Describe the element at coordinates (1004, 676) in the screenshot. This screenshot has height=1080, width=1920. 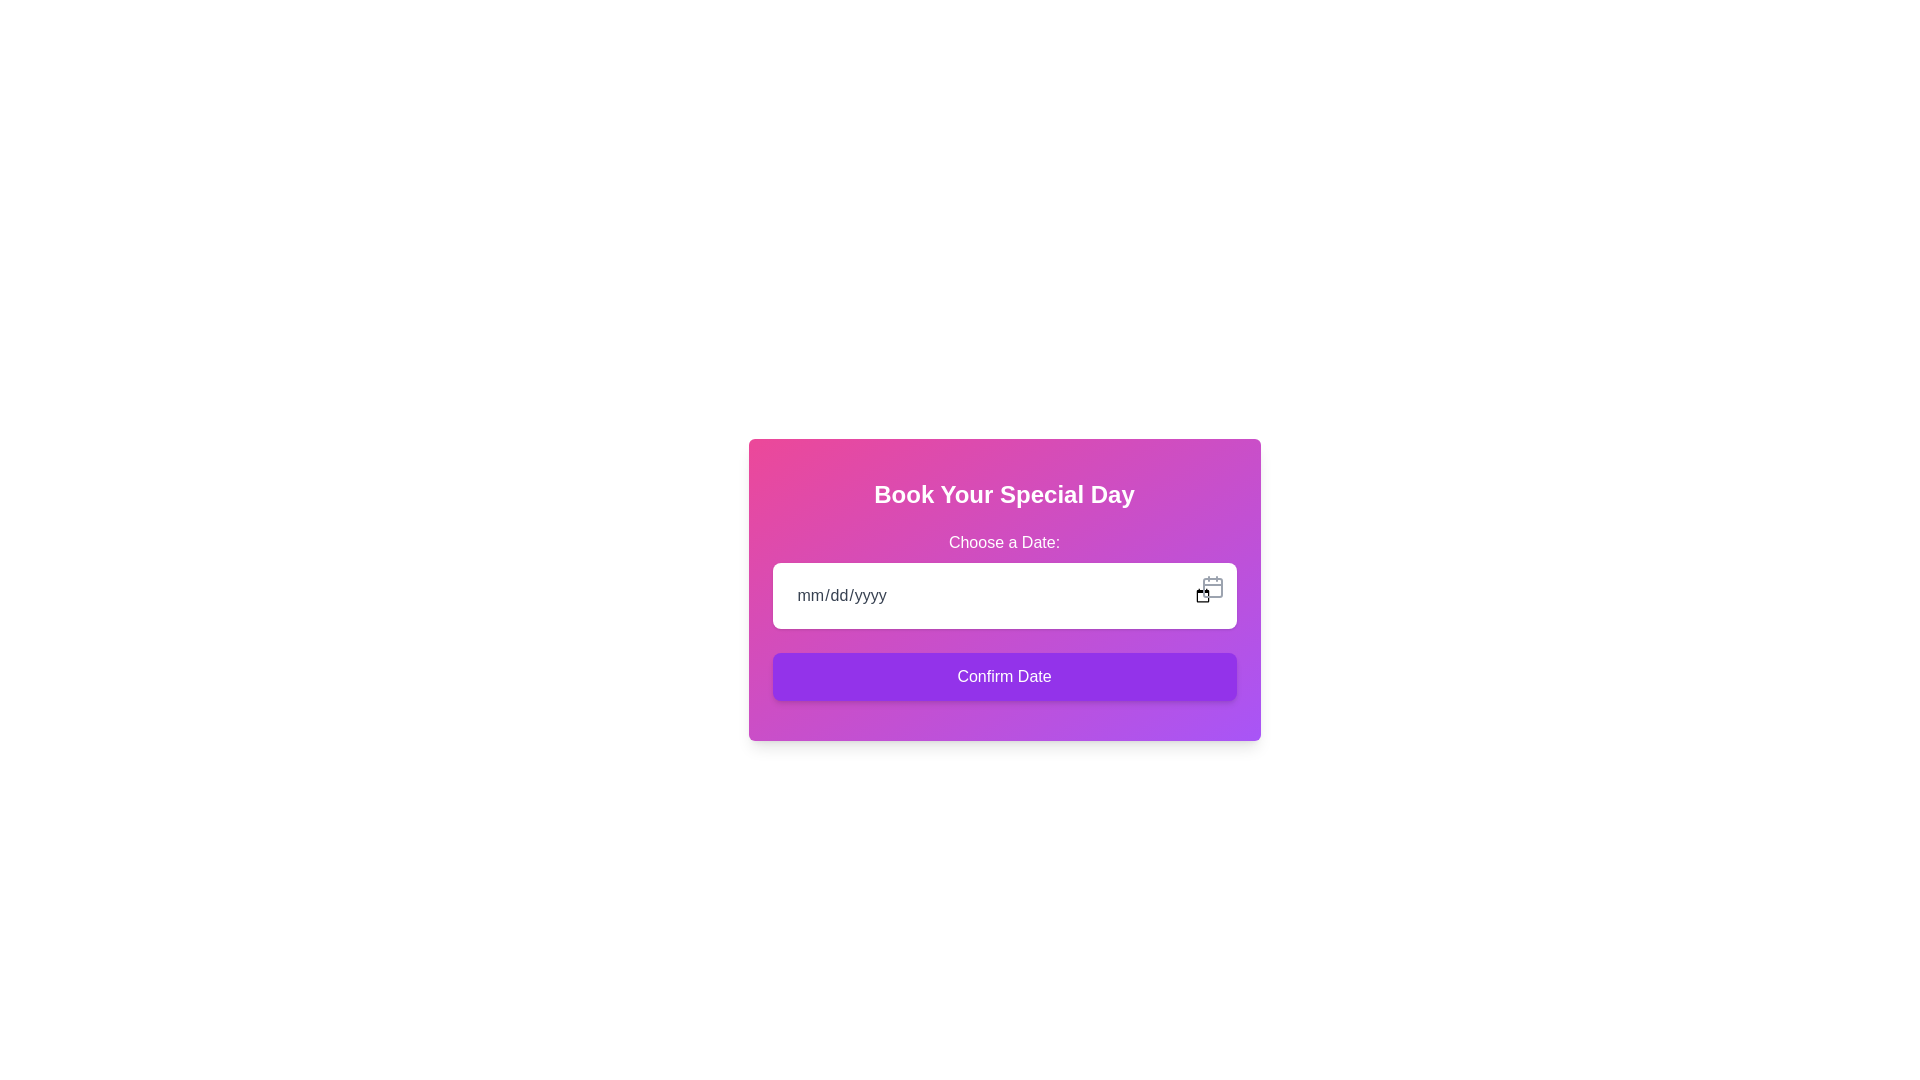
I see `the 'Confirm Date' button, which is a rectangular button with rounded corners and a vibrant purple gradient background` at that location.